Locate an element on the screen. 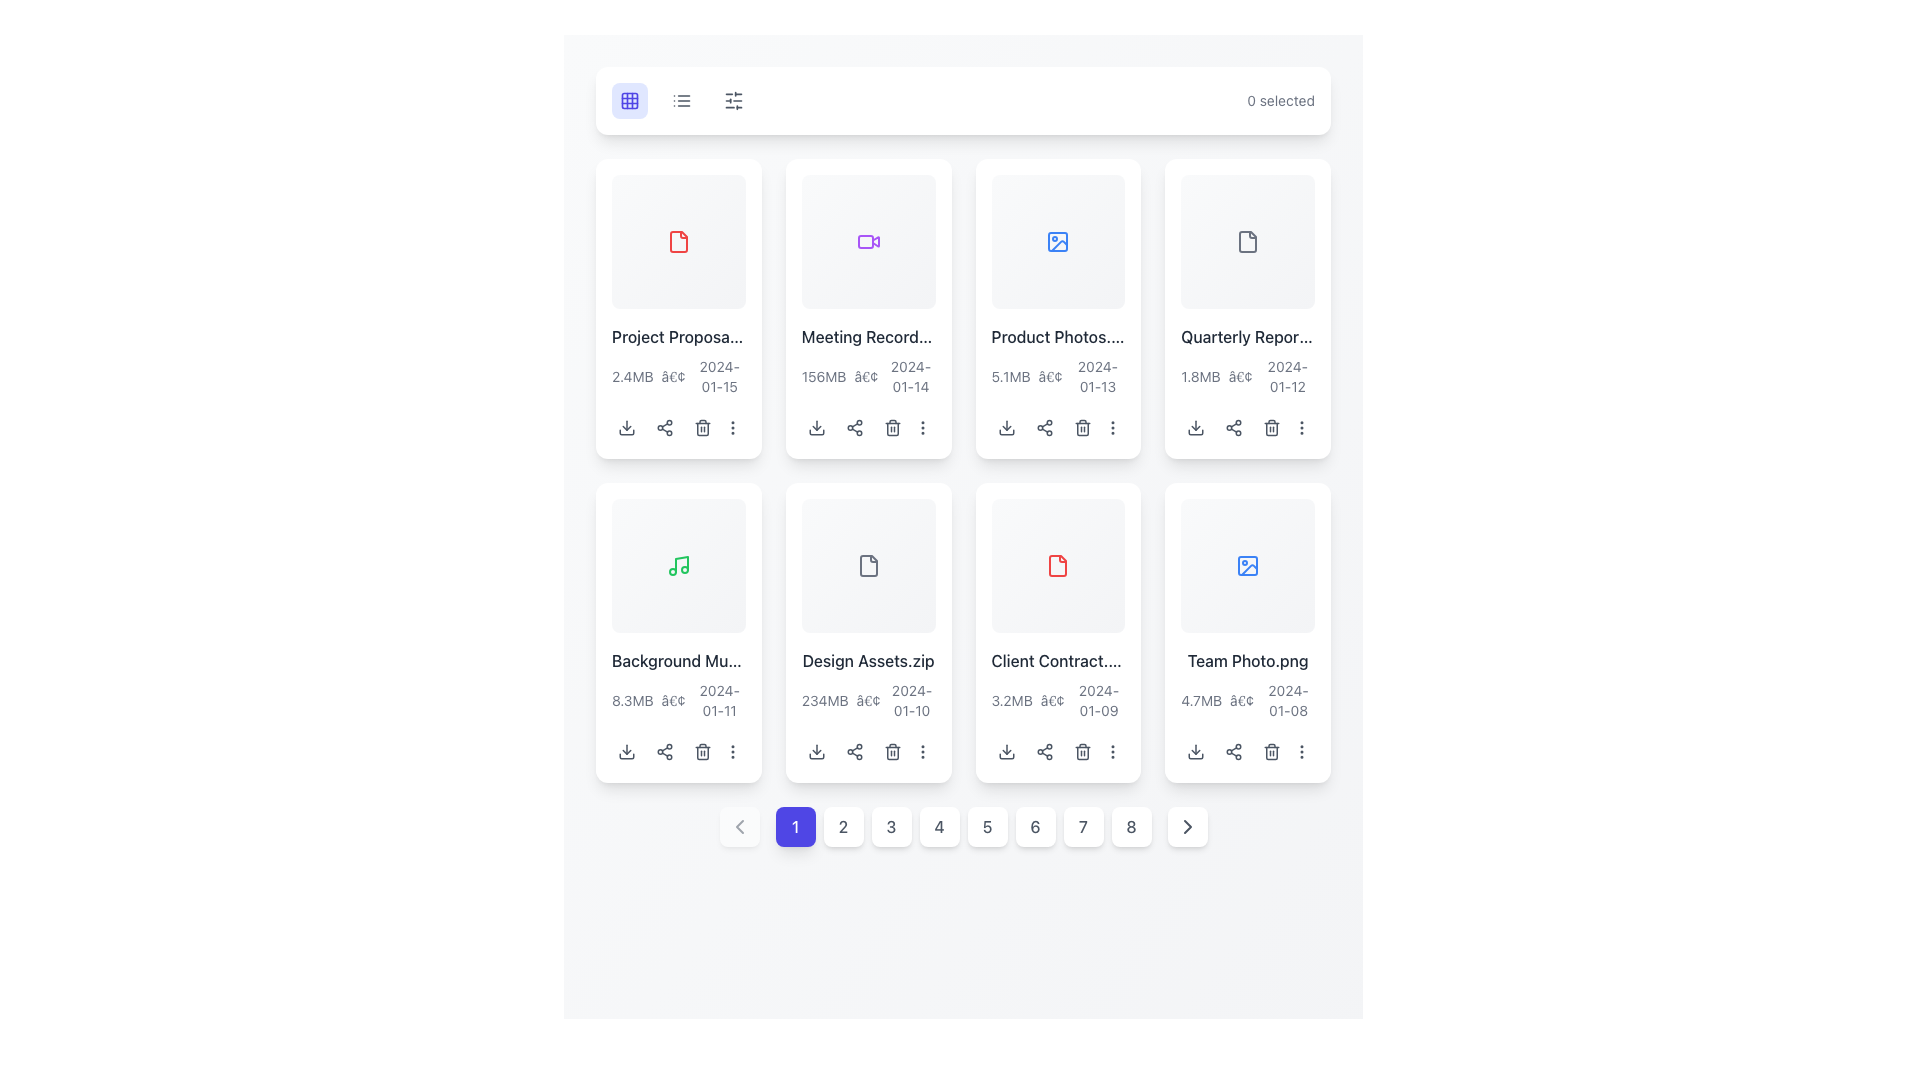 This screenshot has width=1920, height=1080. the Icon button in the bottom-left section of the card displaying 'Background Music' is located at coordinates (626, 751).